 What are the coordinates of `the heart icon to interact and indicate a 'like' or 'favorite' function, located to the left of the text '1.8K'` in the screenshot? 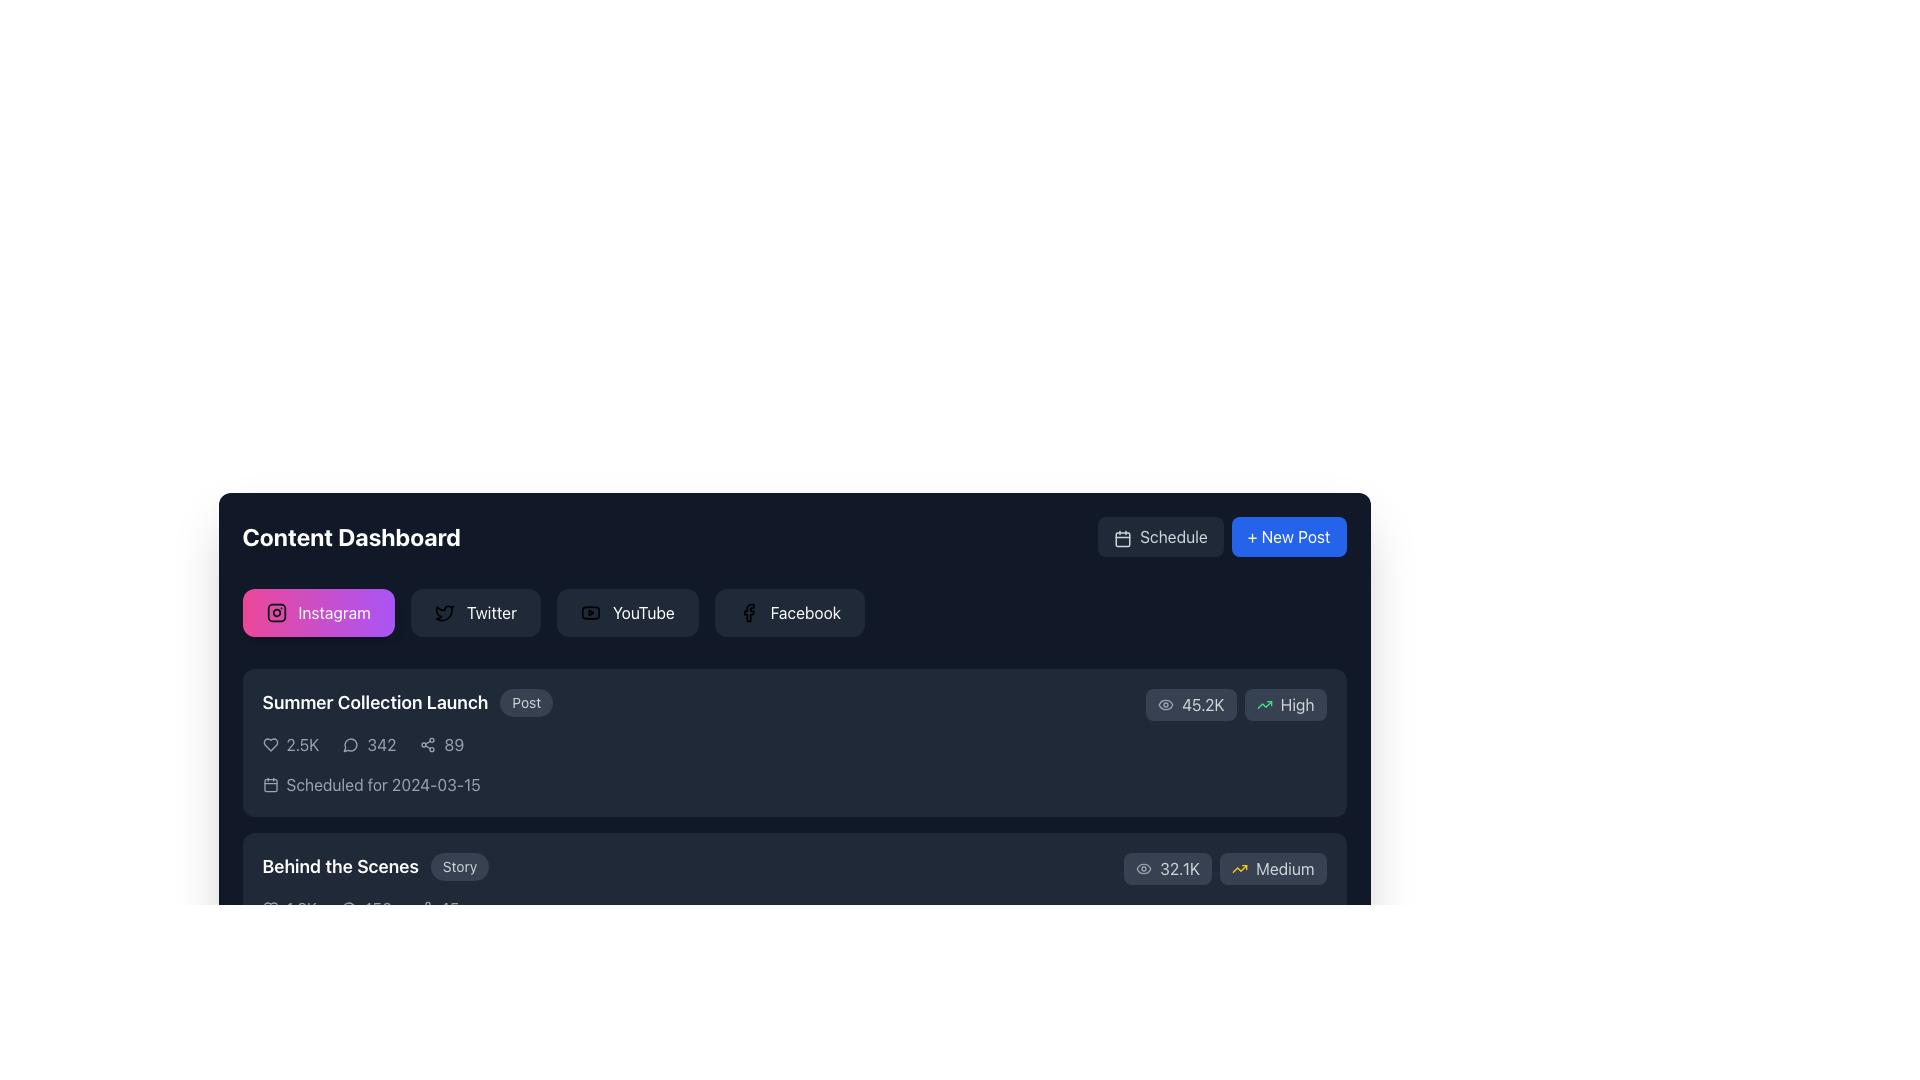 It's located at (269, 909).